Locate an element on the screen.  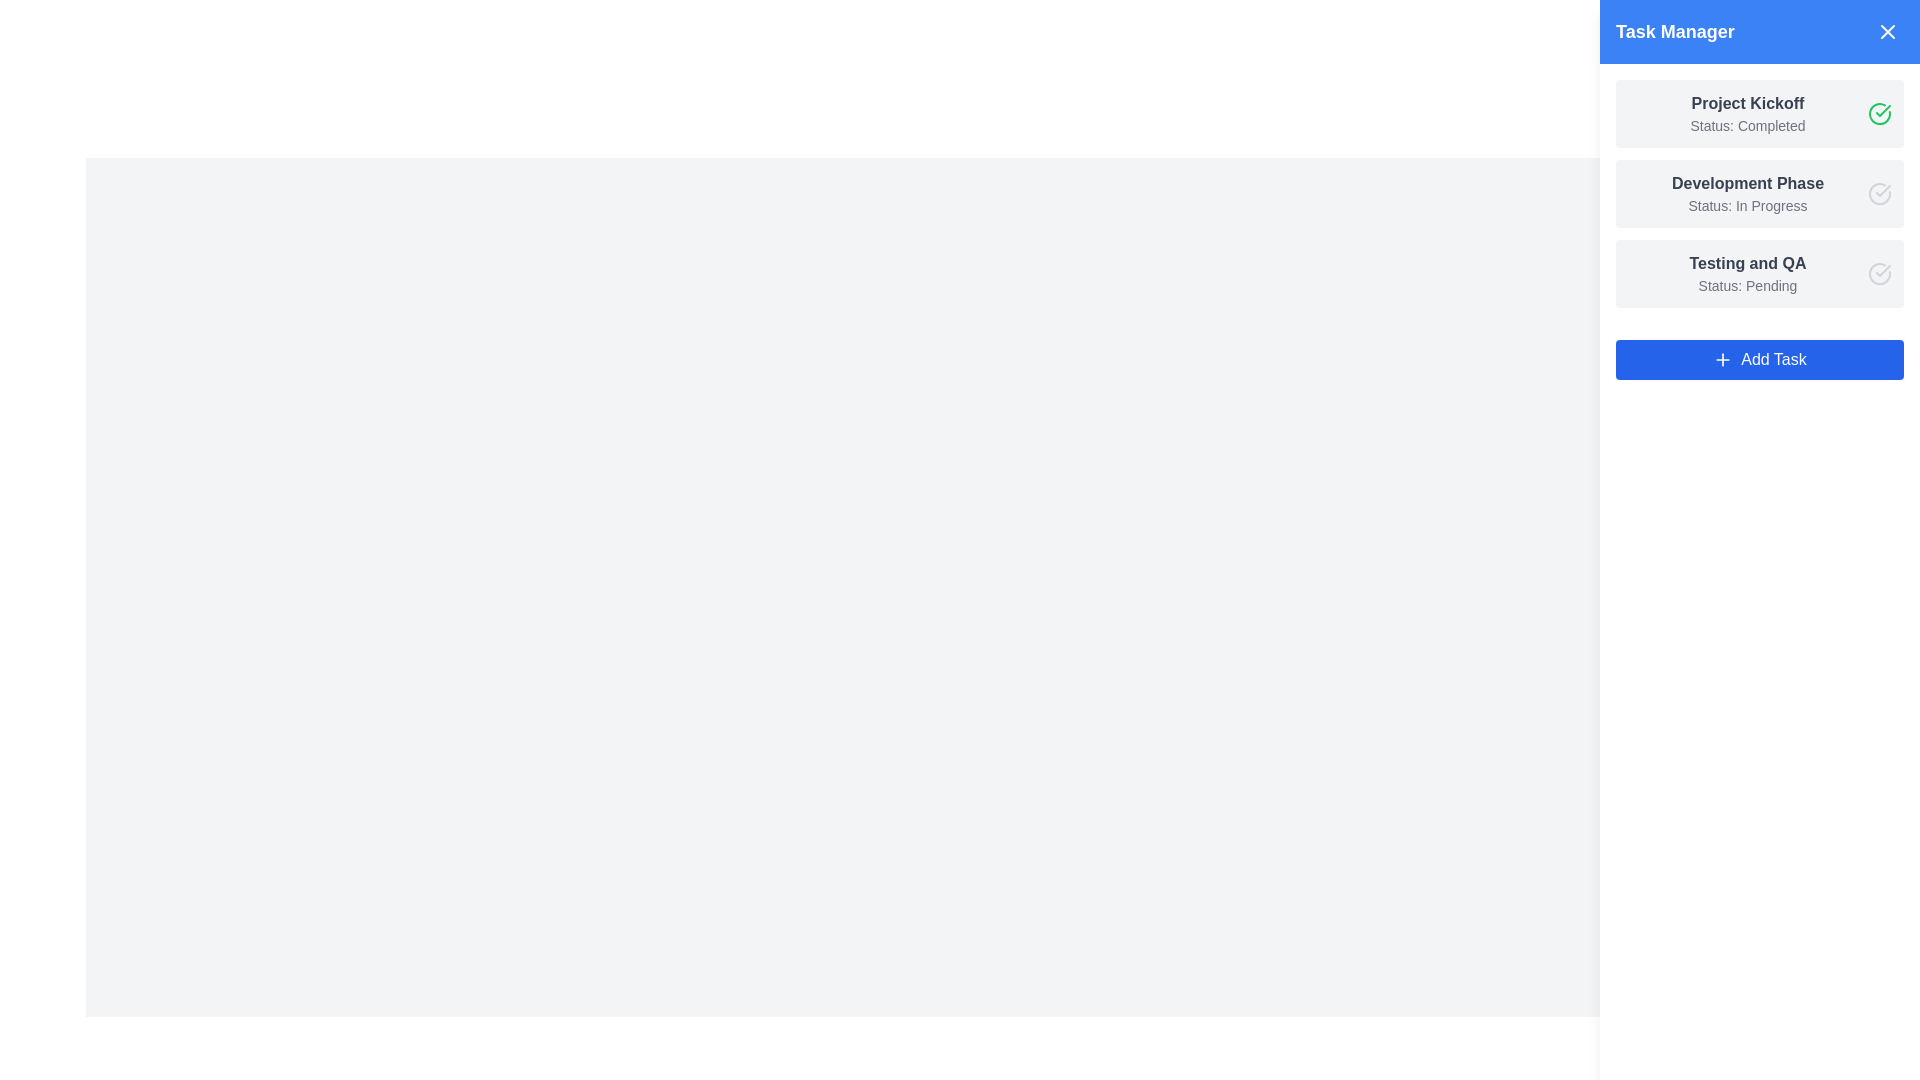
the green checkmark icon indicating completion next to the 'Development Phase' label in the Task Manager section is located at coordinates (1882, 111).